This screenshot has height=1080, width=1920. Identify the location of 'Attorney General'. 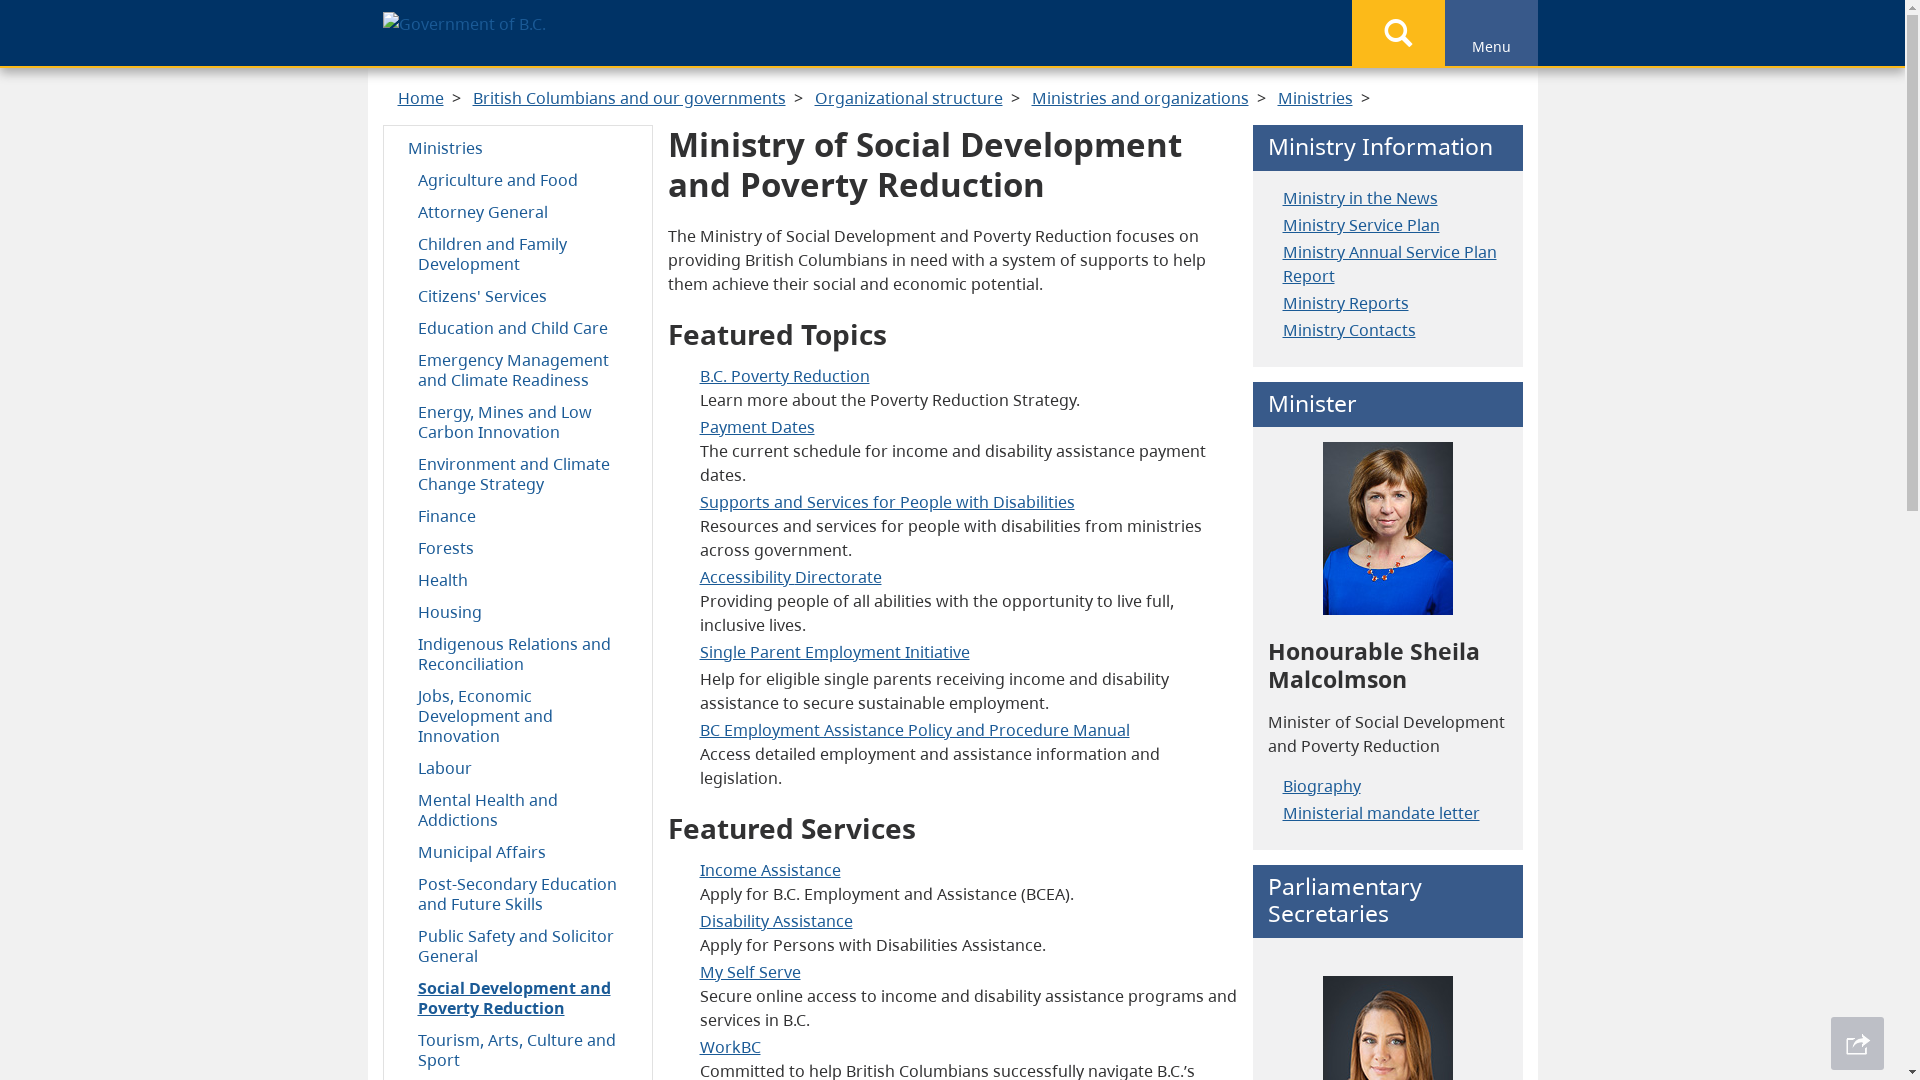
(412, 211).